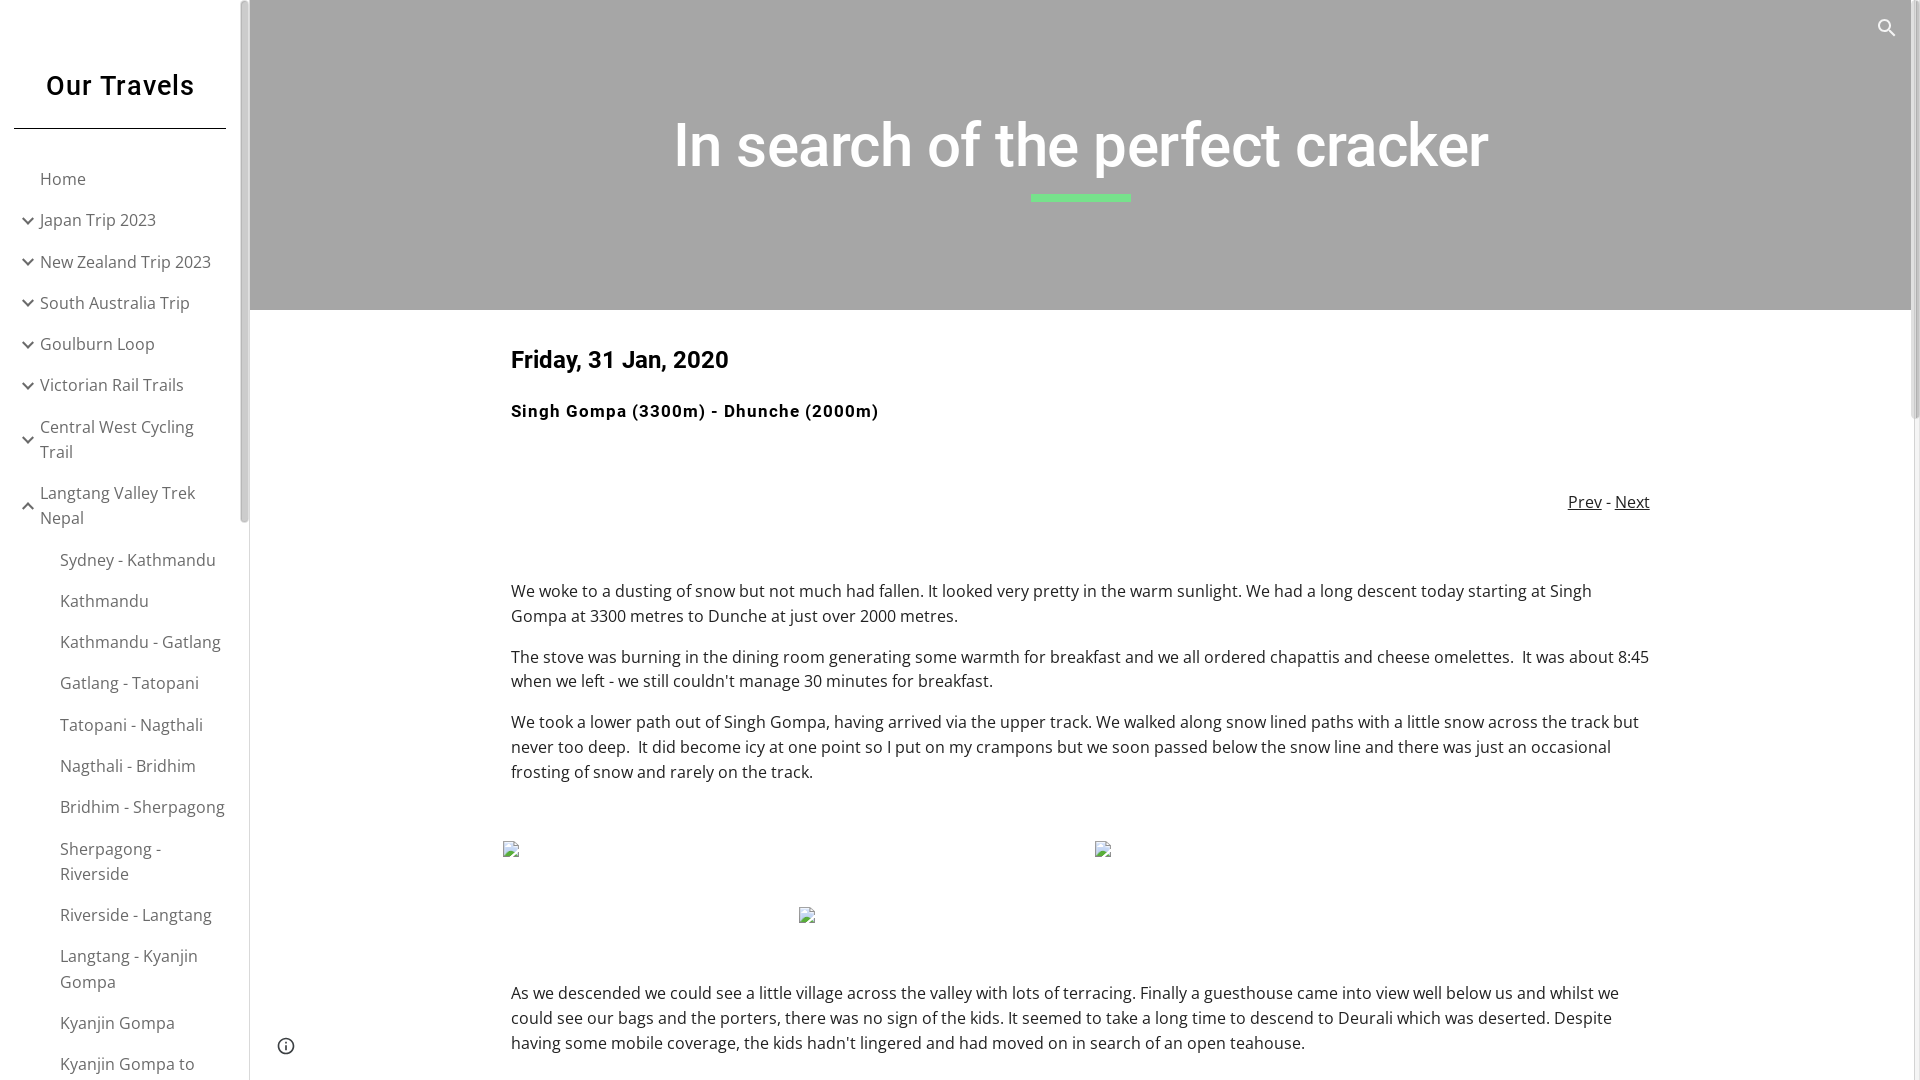 The image size is (1920, 1080). I want to click on 'Expand/Collapse', so click(22, 261).